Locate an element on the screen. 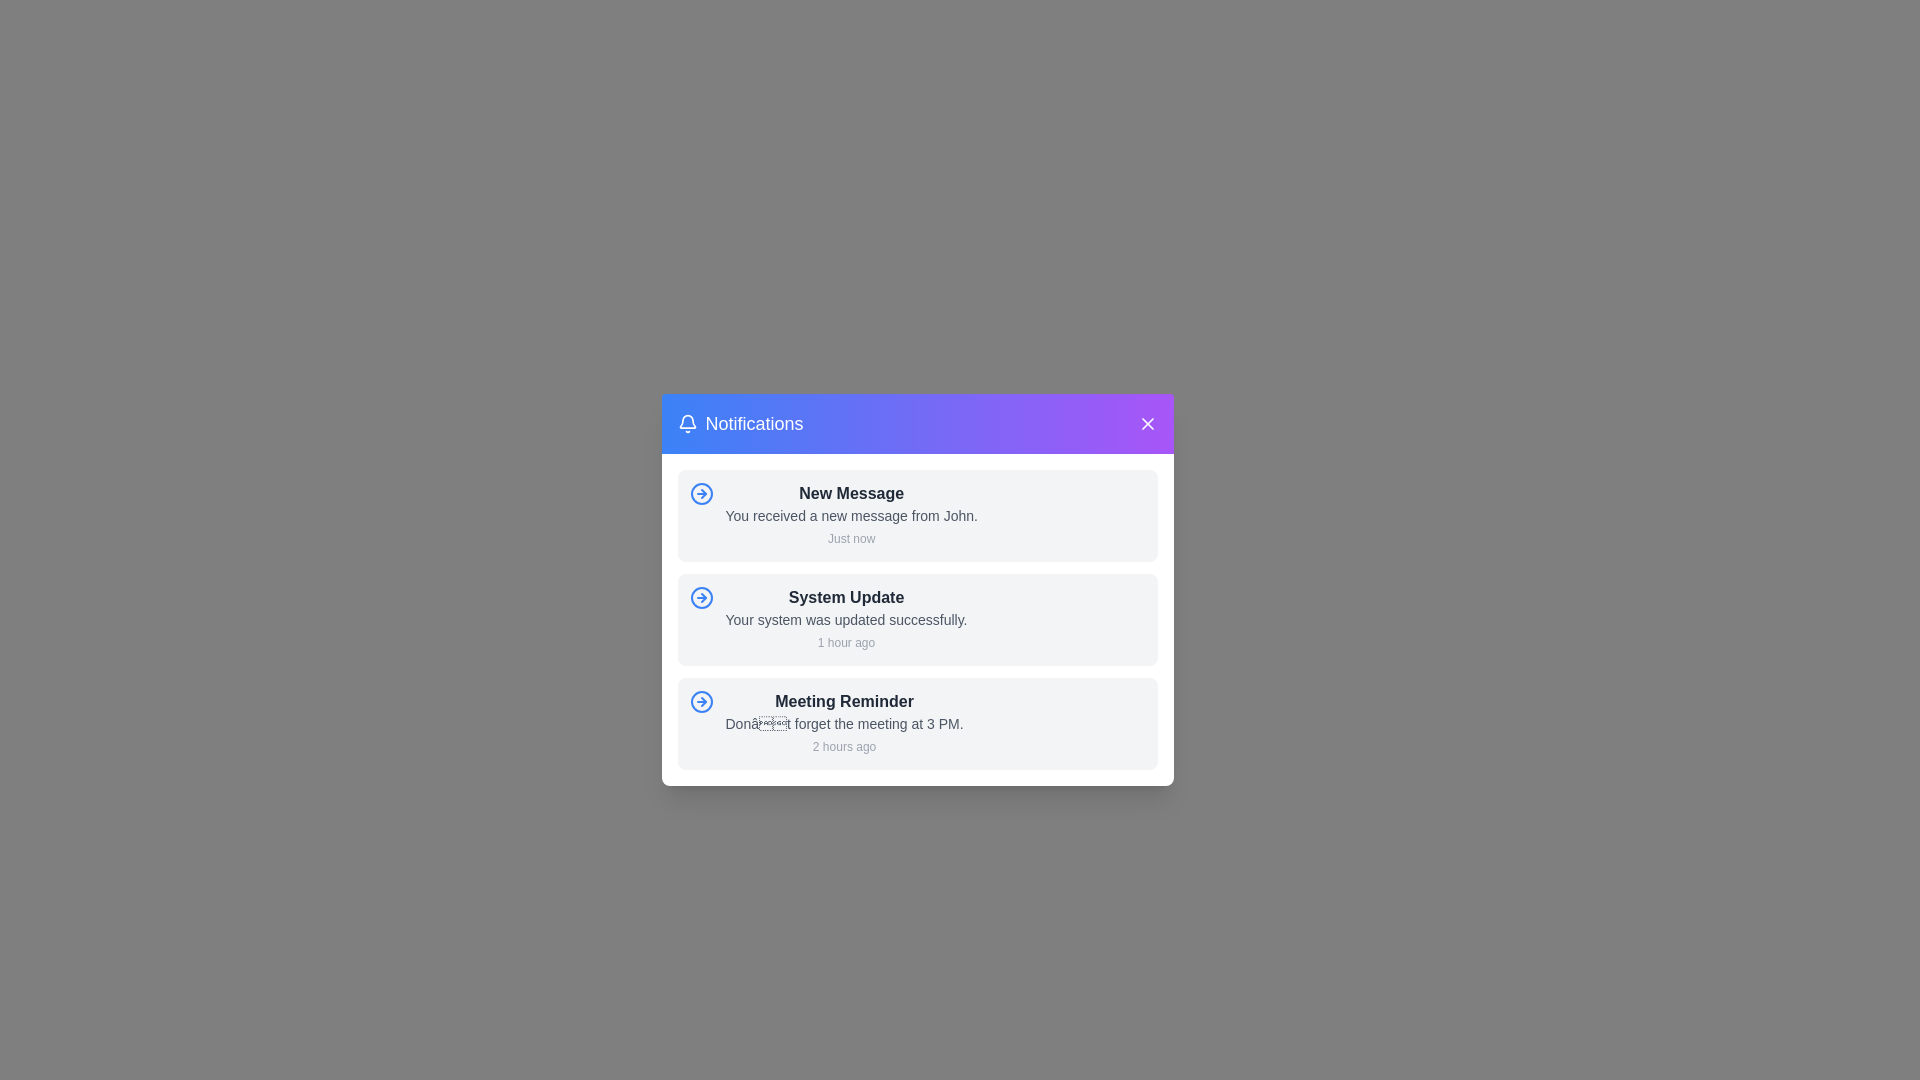 Image resolution: width=1920 pixels, height=1080 pixels. the navigational icon located in the top-left section of the 'New Message' notification card, positioned beside the text content is located at coordinates (701, 493).